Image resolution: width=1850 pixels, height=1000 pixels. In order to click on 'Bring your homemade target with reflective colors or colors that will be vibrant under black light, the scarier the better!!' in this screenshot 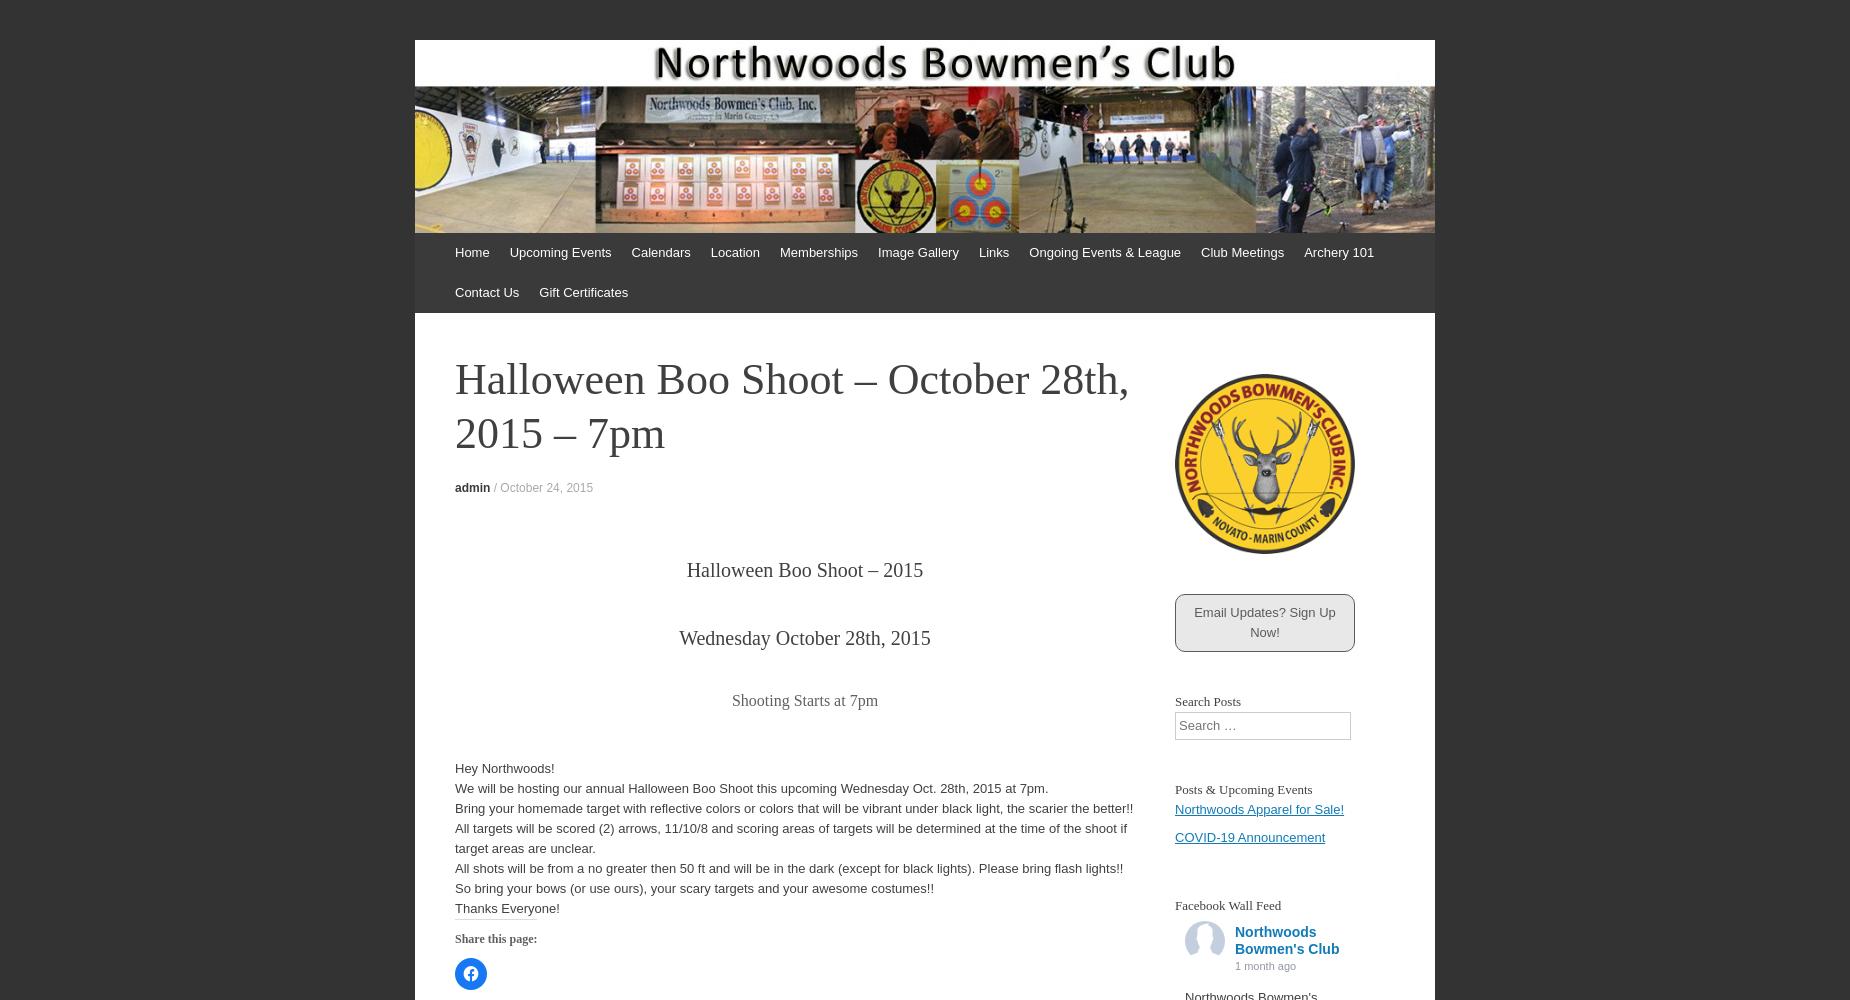, I will do `click(794, 808)`.